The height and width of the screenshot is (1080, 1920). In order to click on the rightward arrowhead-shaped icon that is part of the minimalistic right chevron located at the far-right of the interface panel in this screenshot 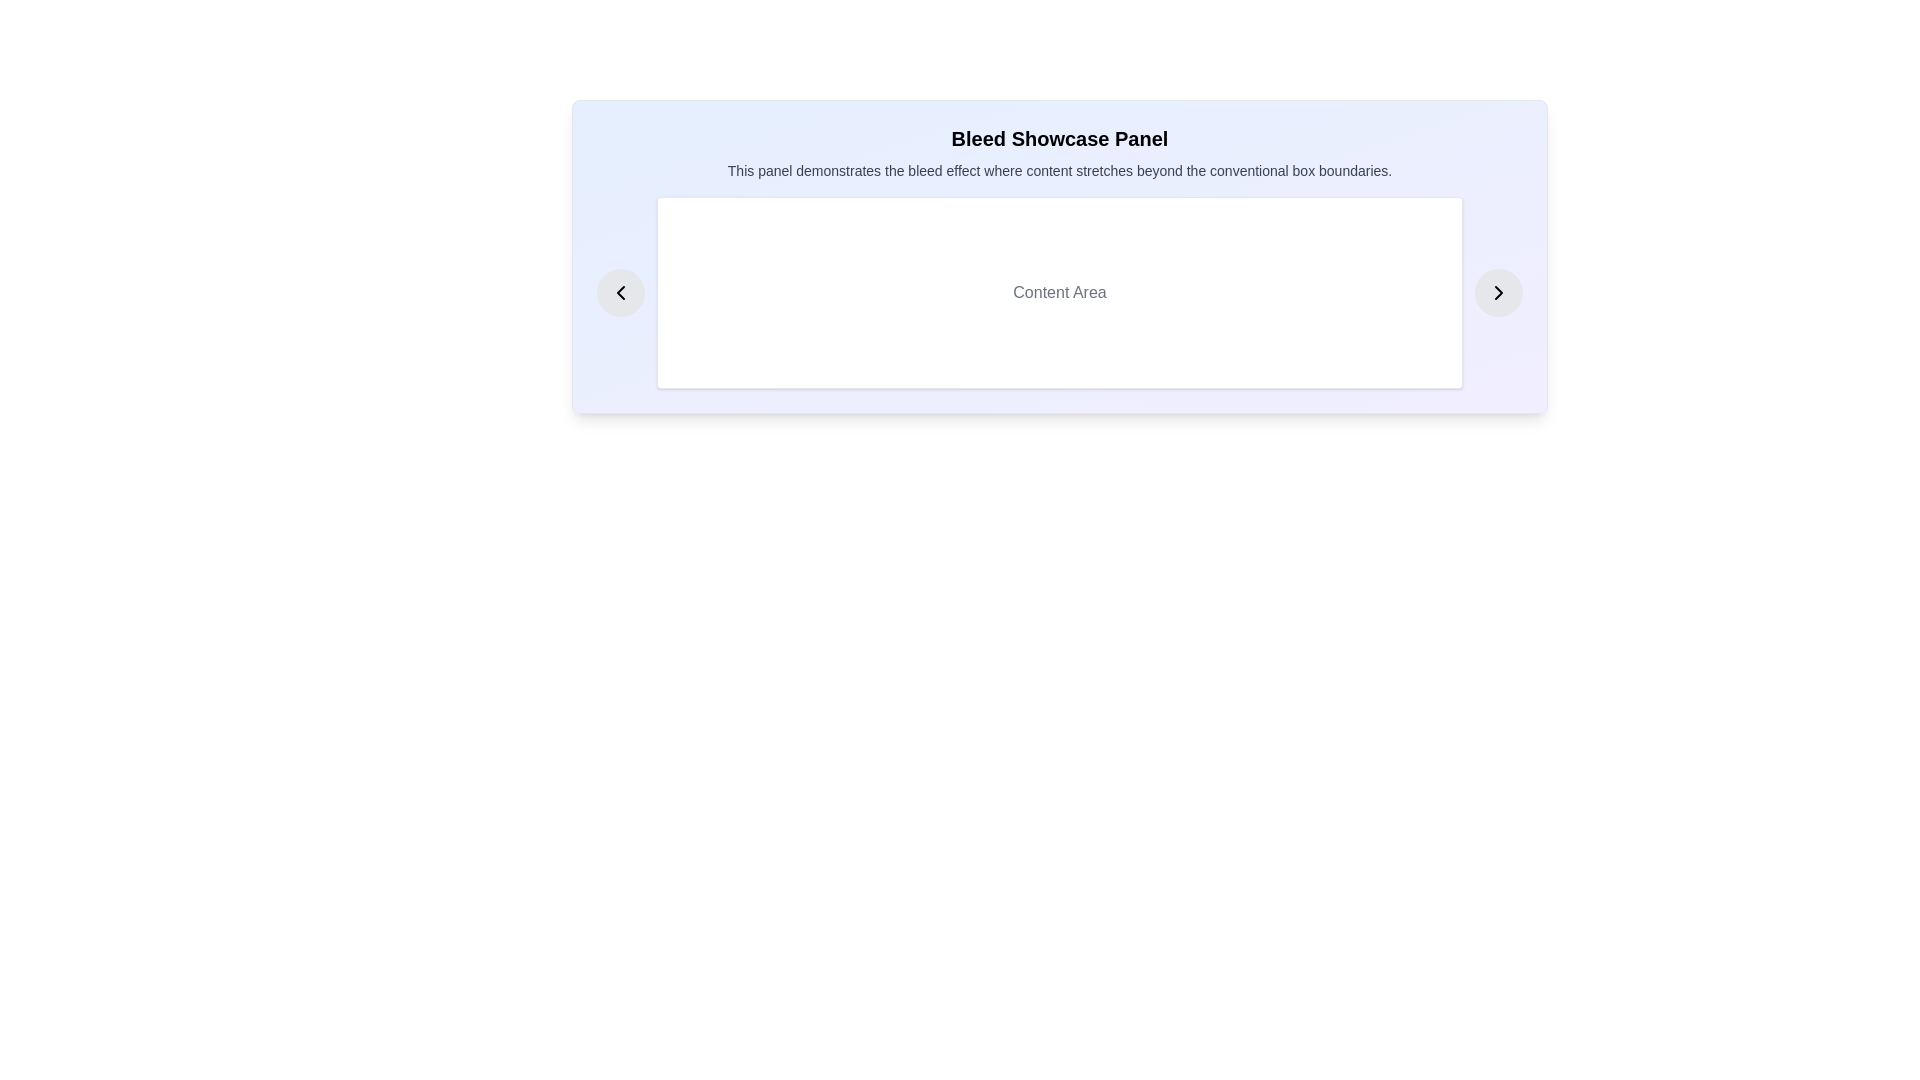, I will do `click(1498, 293)`.